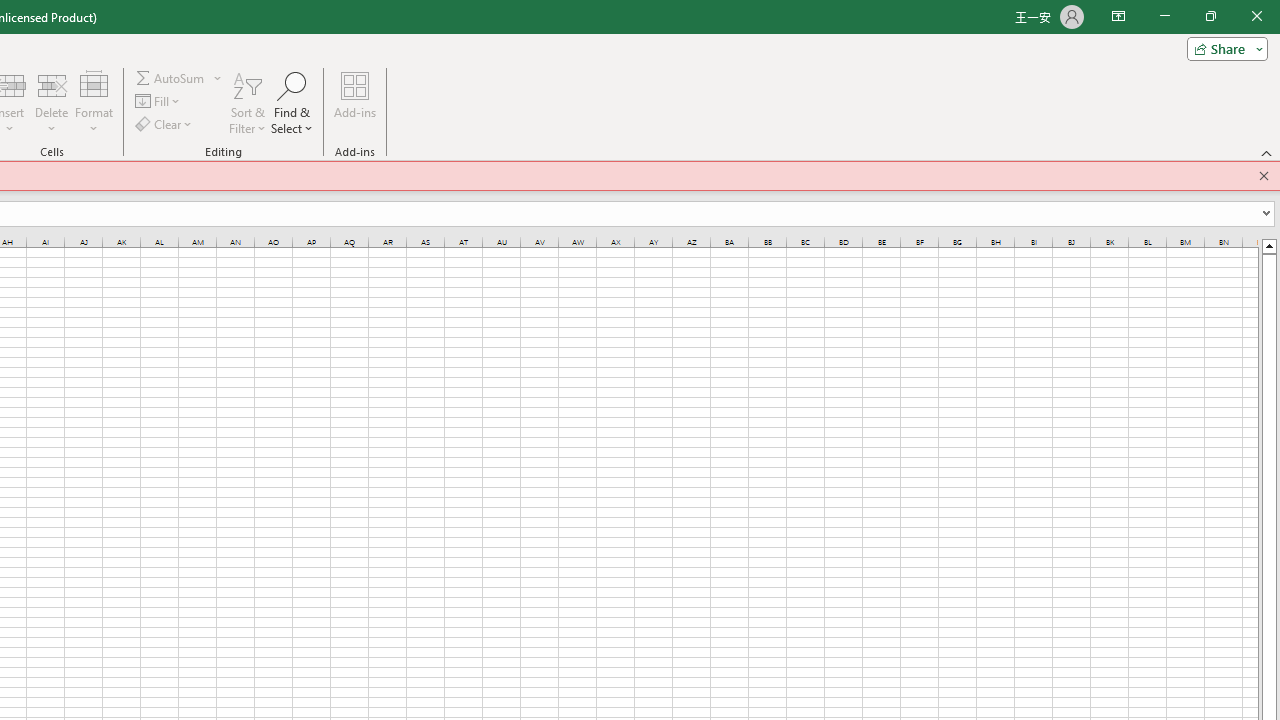 This screenshot has width=1280, height=720. What do you see at coordinates (218, 77) in the screenshot?
I see `'More Options'` at bounding box center [218, 77].